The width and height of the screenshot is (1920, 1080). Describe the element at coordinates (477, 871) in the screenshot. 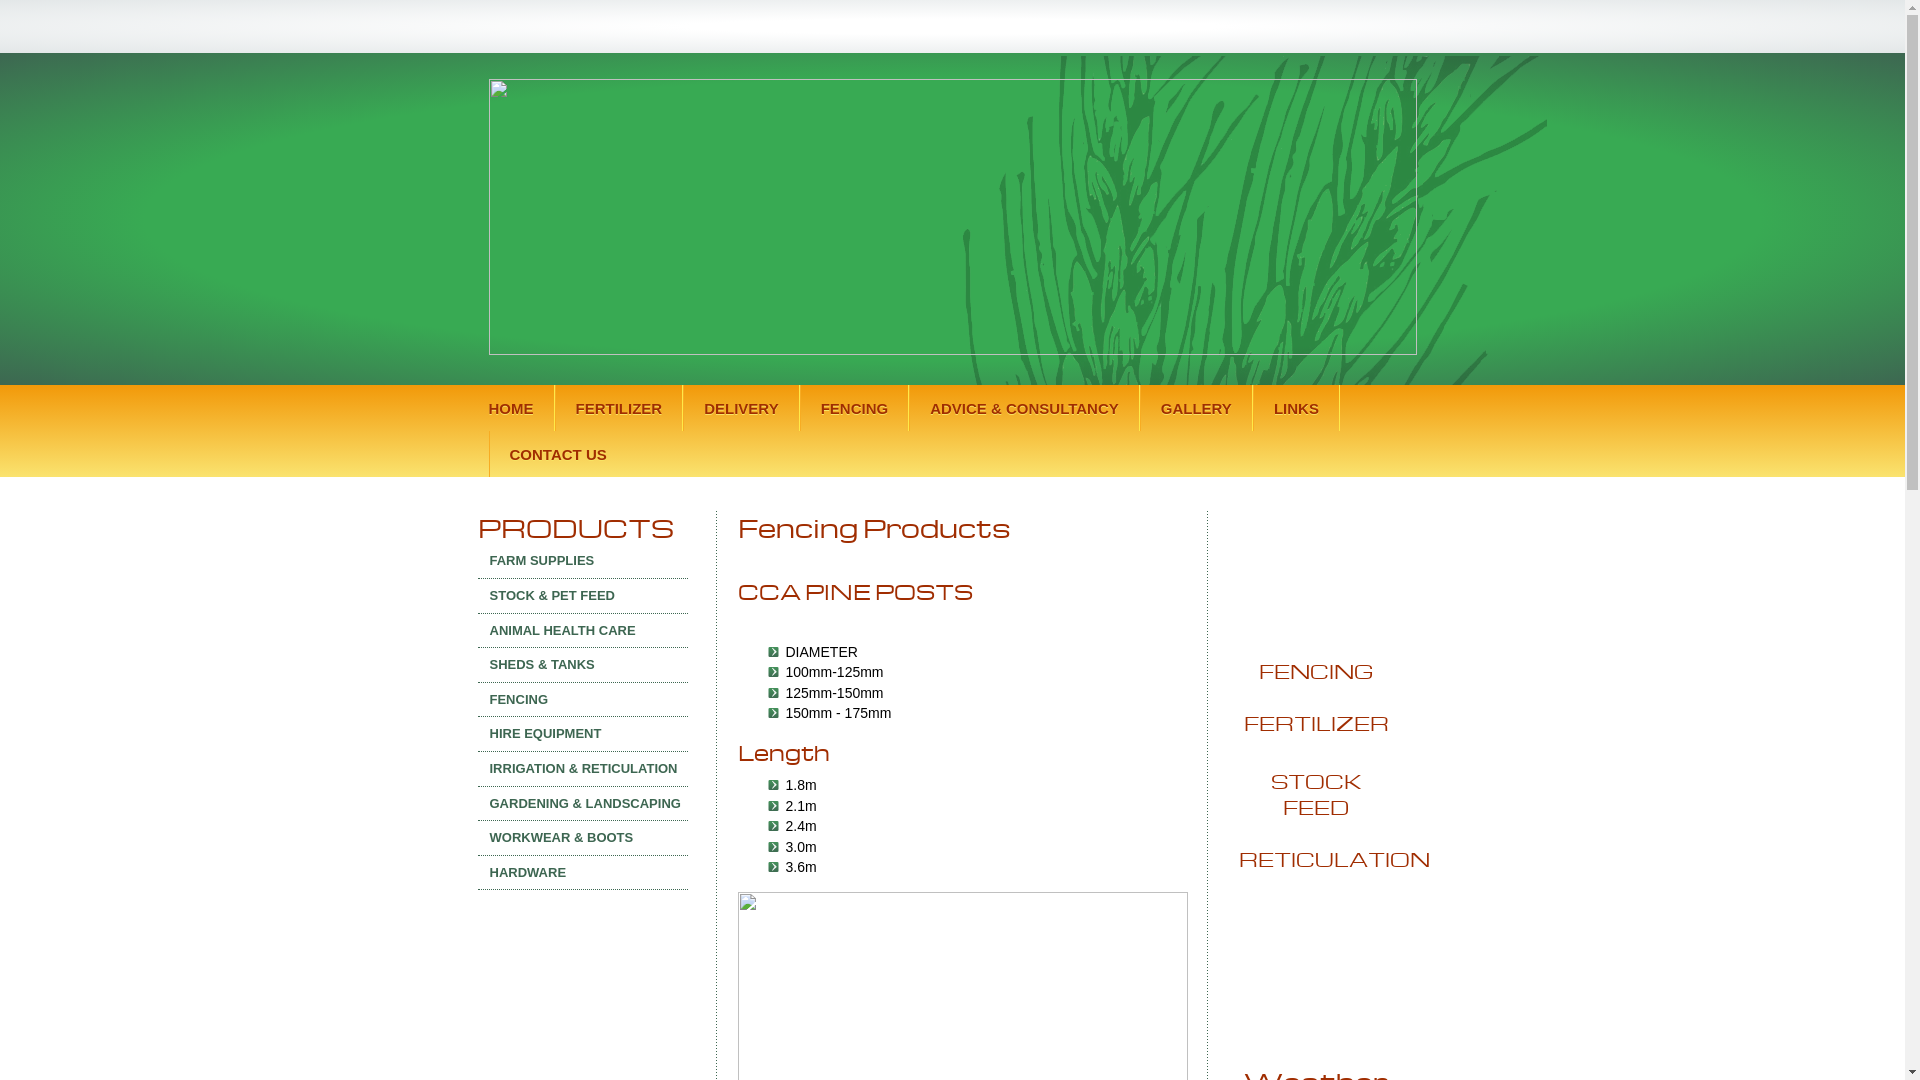

I see `'HARDWARE'` at that location.